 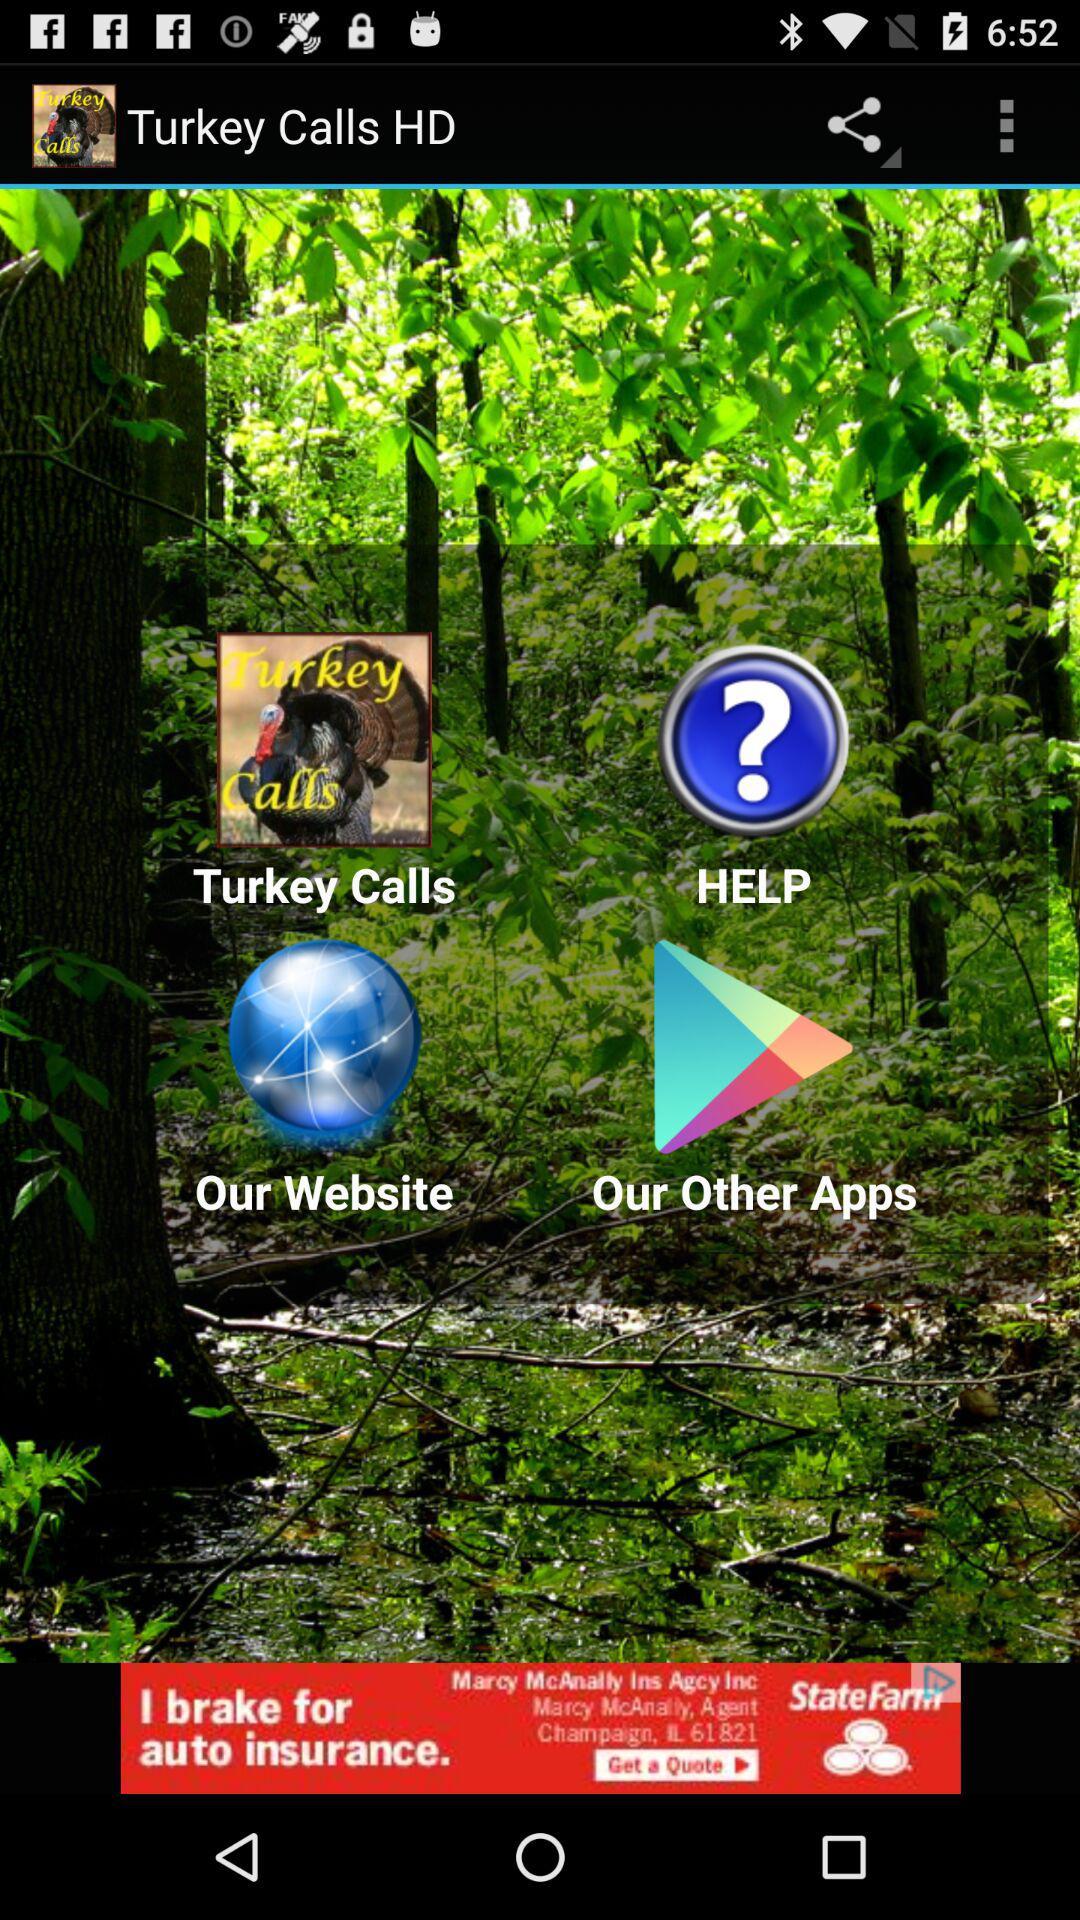 I want to click on advertisement banner, so click(x=540, y=1727).